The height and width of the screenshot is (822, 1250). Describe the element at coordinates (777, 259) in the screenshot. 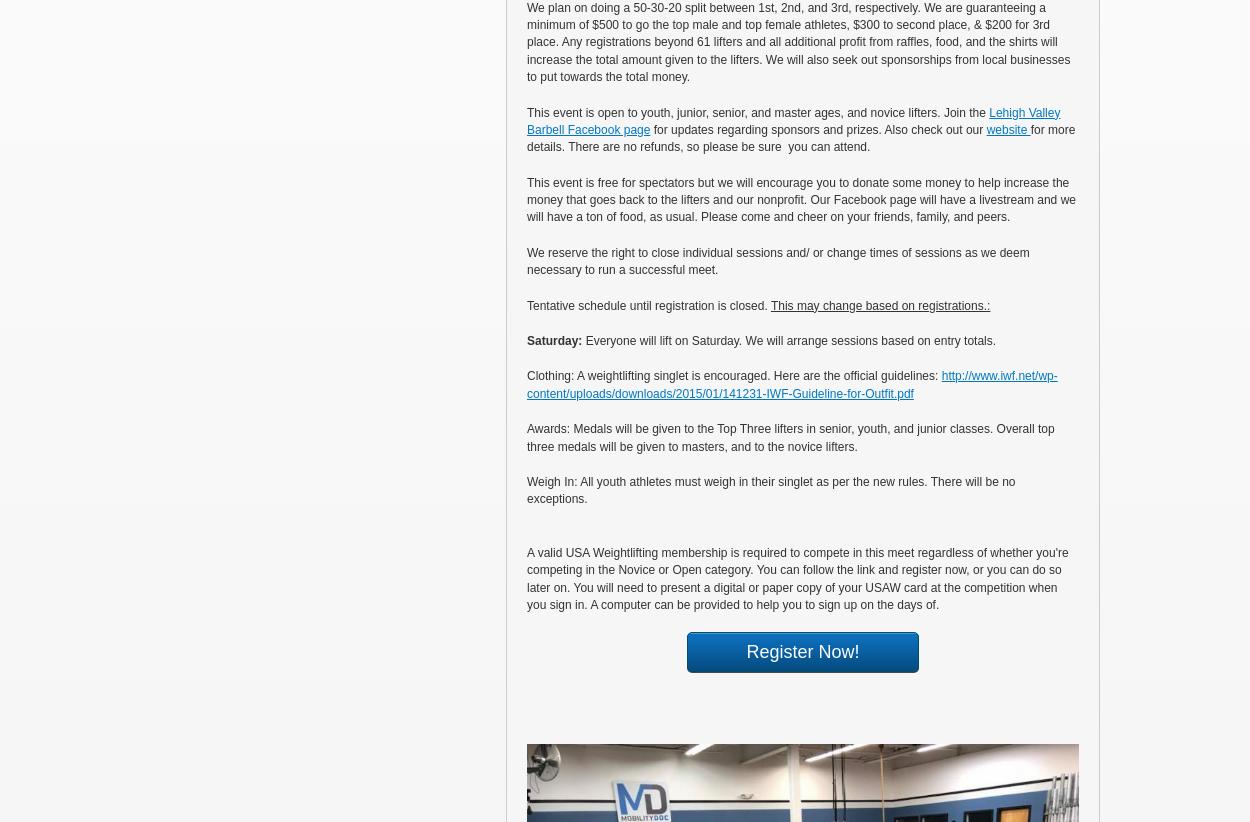

I see `'We reserve the right to close individual sessions and/ or change times of sessions as we deem necessary to run a successful meet.'` at that location.